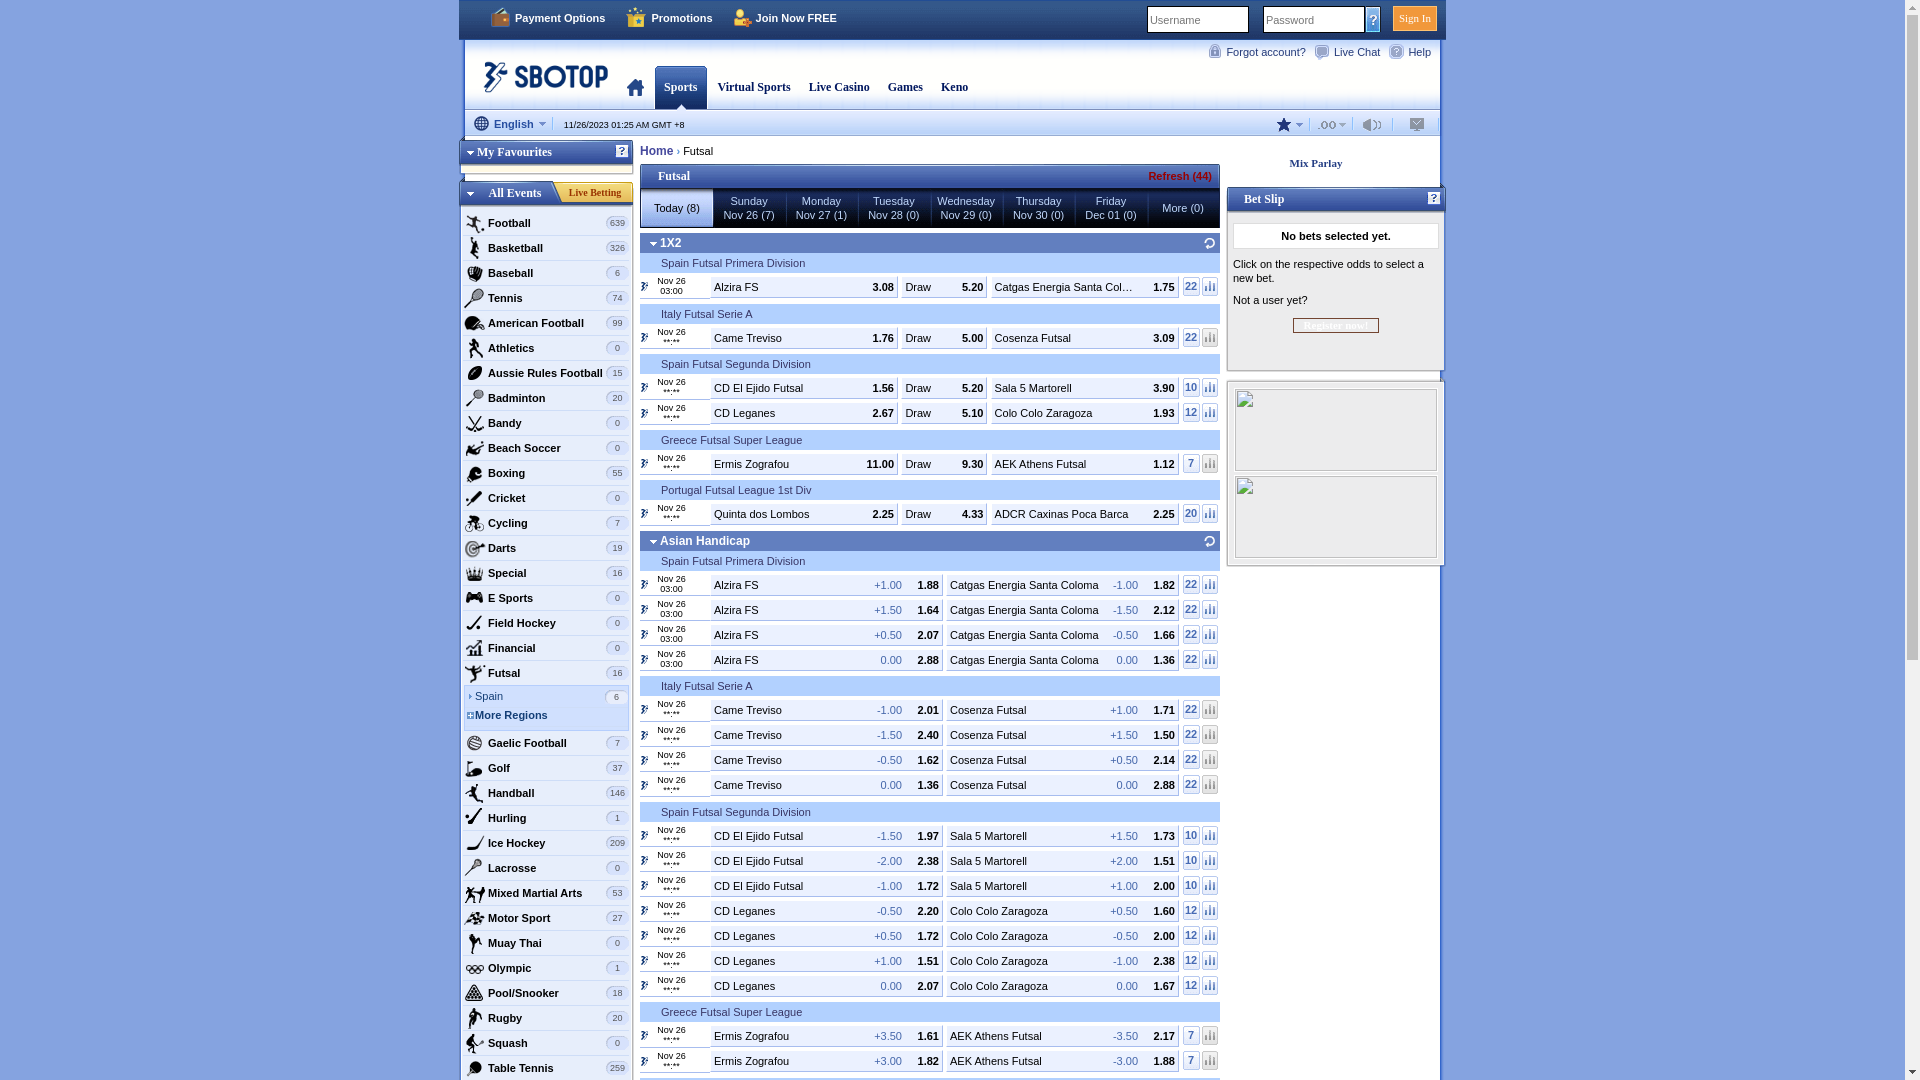 This screenshot has width=1920, height=1080. Describe the element at coordinates (546, 246) in the screenshot. I see `'Basketball` at that location.